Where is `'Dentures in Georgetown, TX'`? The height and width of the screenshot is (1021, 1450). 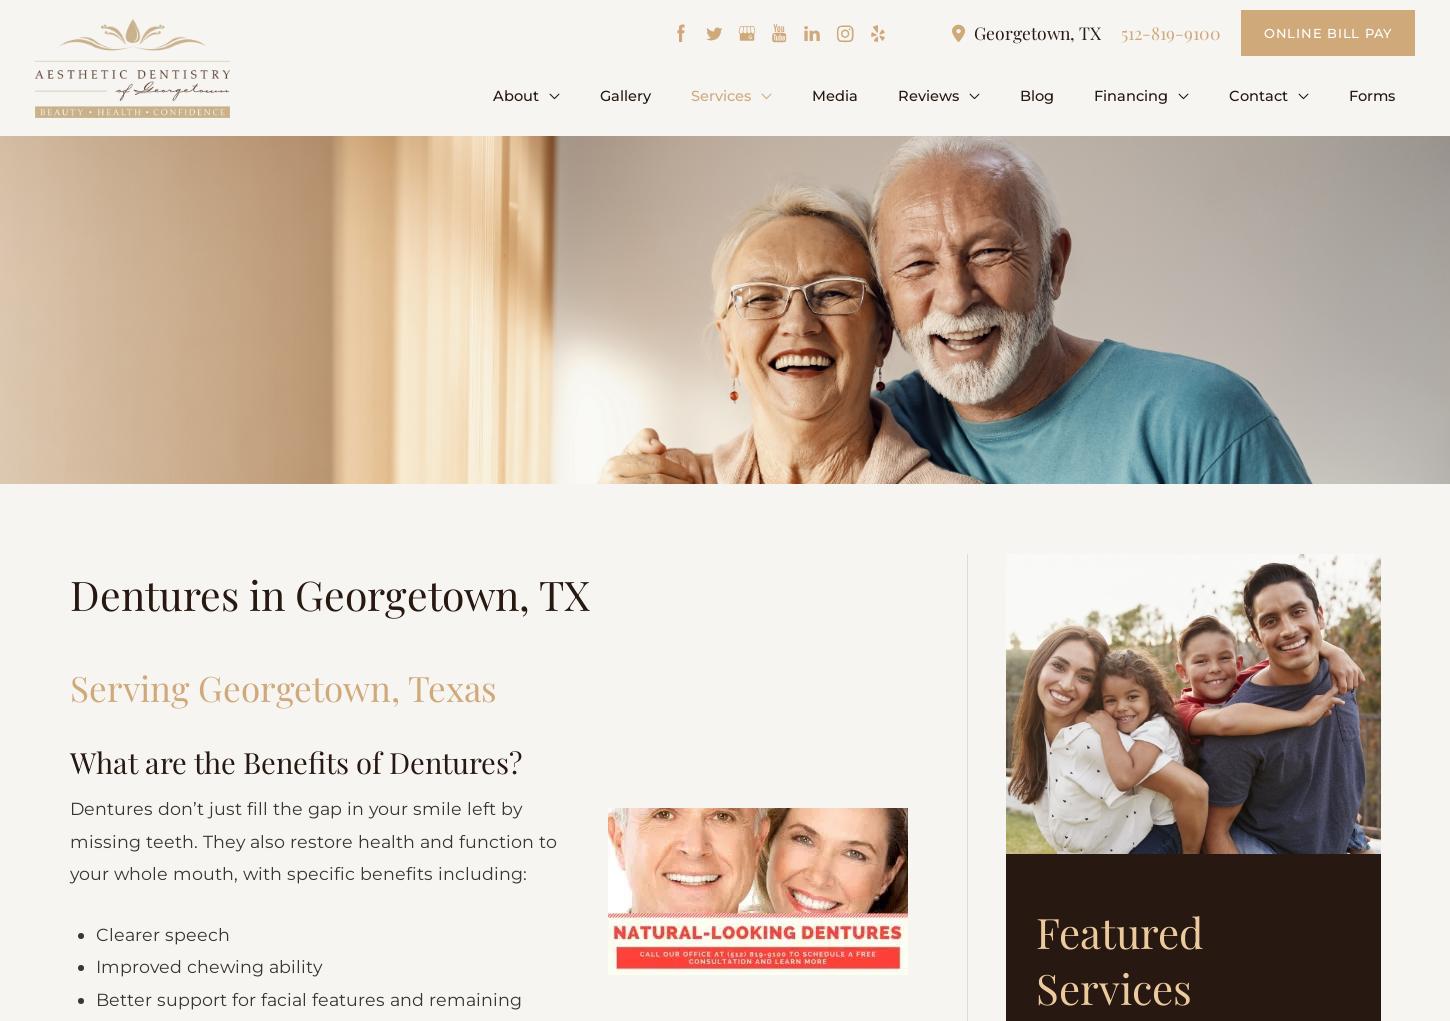
'Dentures in Georgetown, TX' is located at coordinates (70, 597).